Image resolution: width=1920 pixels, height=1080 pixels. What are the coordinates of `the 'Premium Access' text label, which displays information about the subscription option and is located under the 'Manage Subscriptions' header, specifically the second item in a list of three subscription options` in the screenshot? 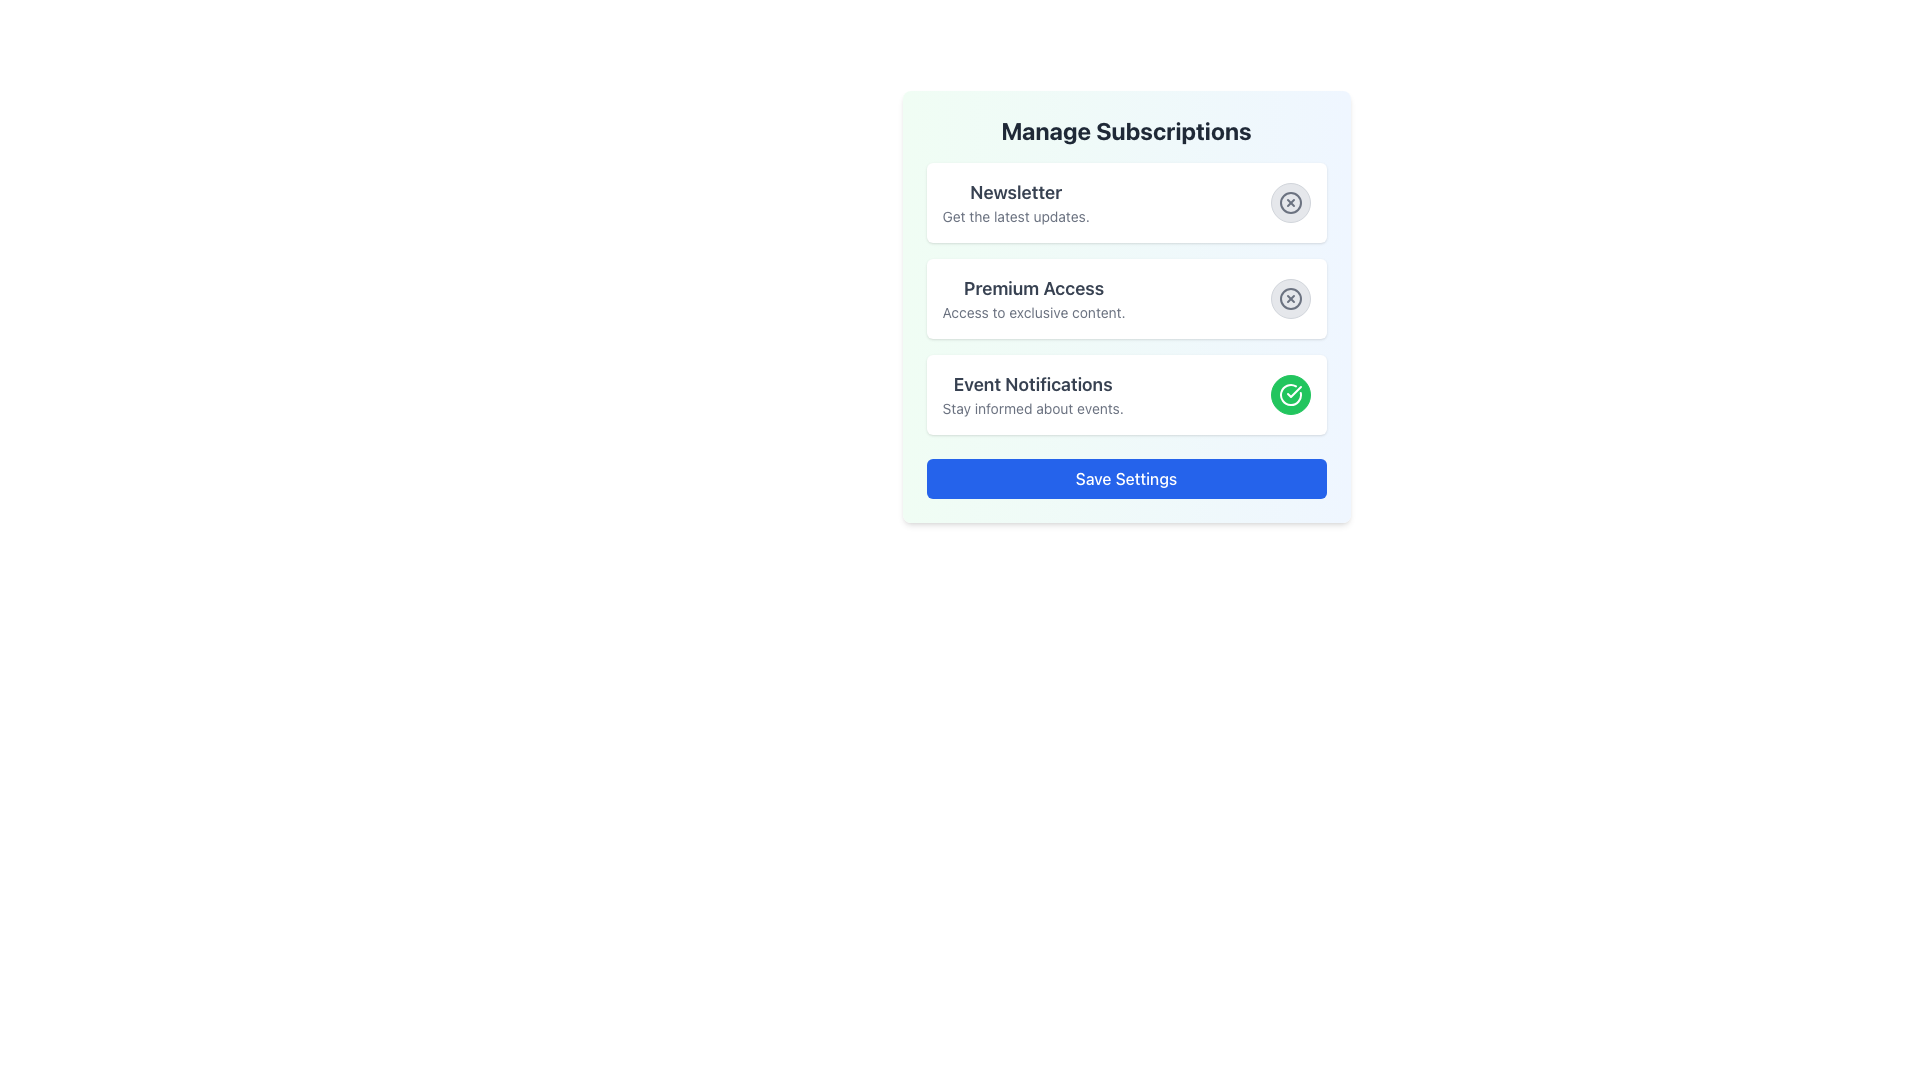 It's located at (1034, 299).